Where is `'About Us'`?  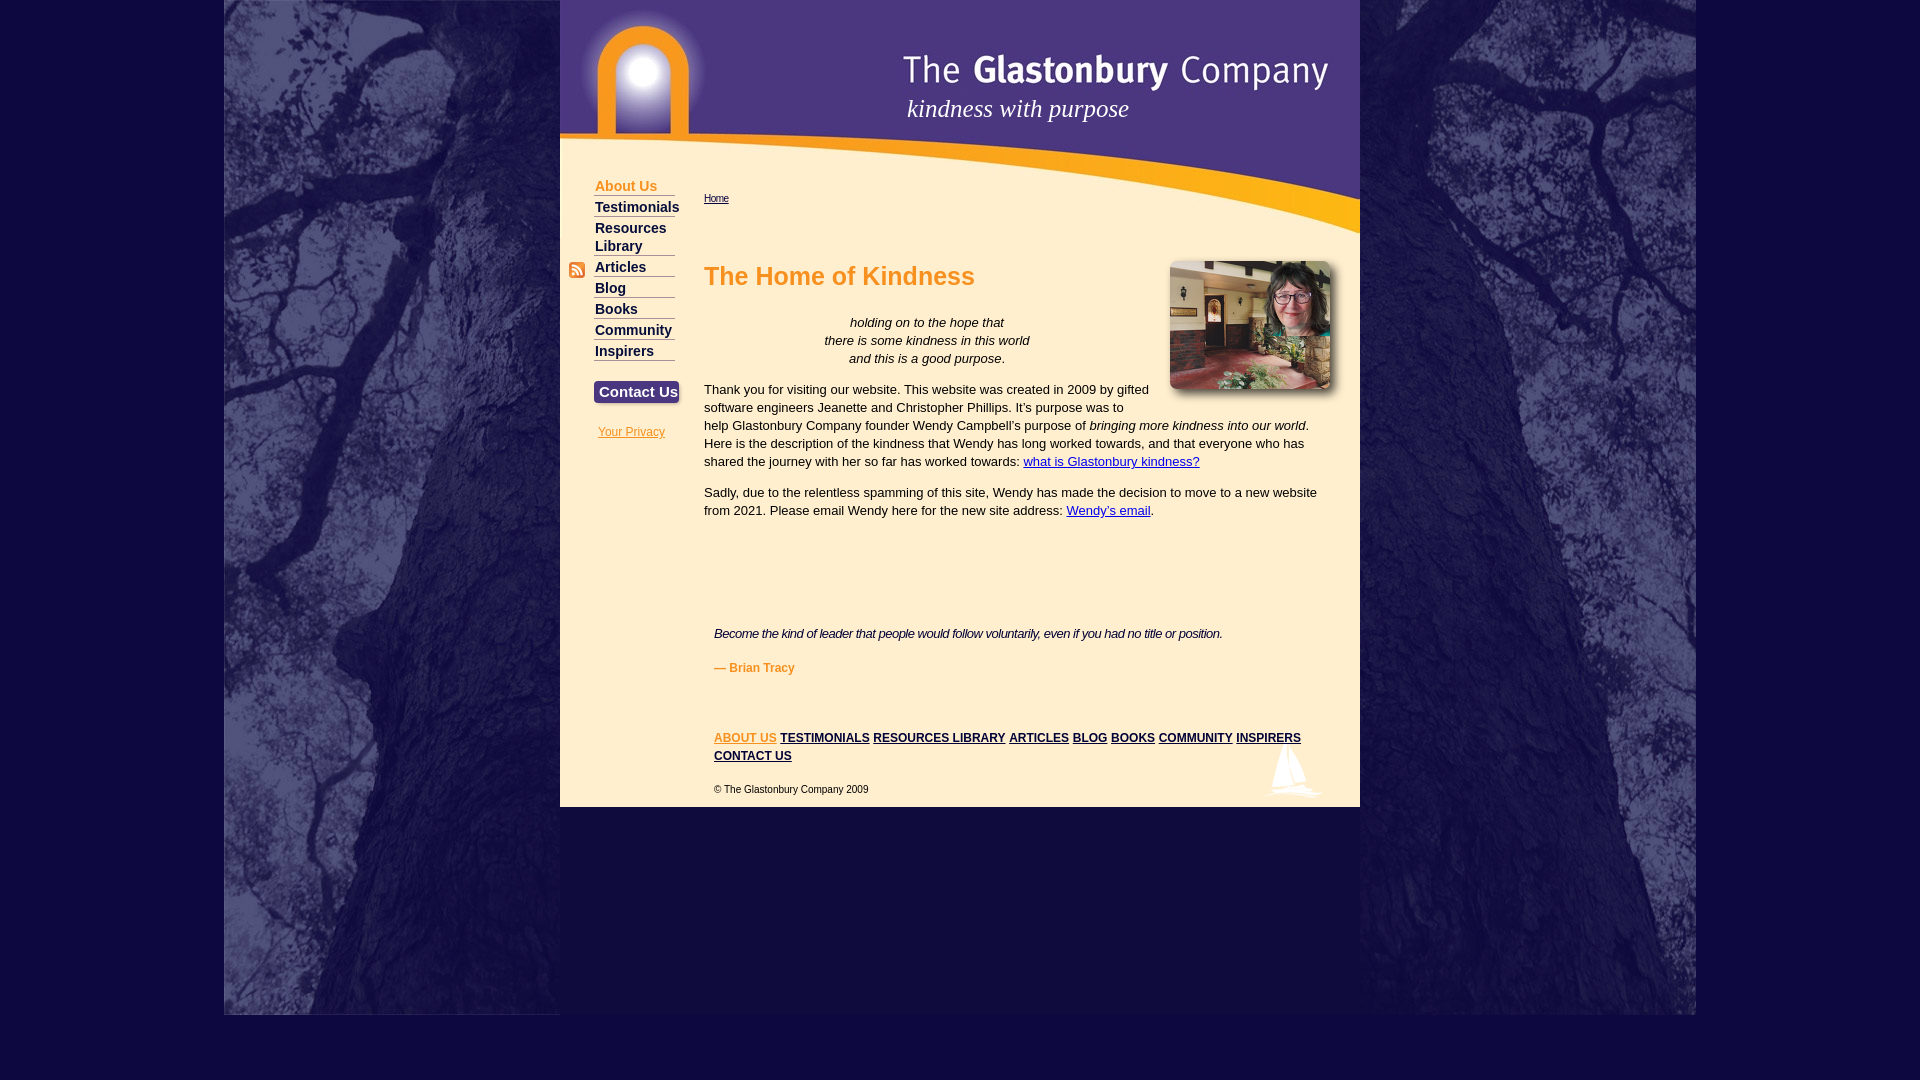 'About Us' is located at coordinates (633, 185).